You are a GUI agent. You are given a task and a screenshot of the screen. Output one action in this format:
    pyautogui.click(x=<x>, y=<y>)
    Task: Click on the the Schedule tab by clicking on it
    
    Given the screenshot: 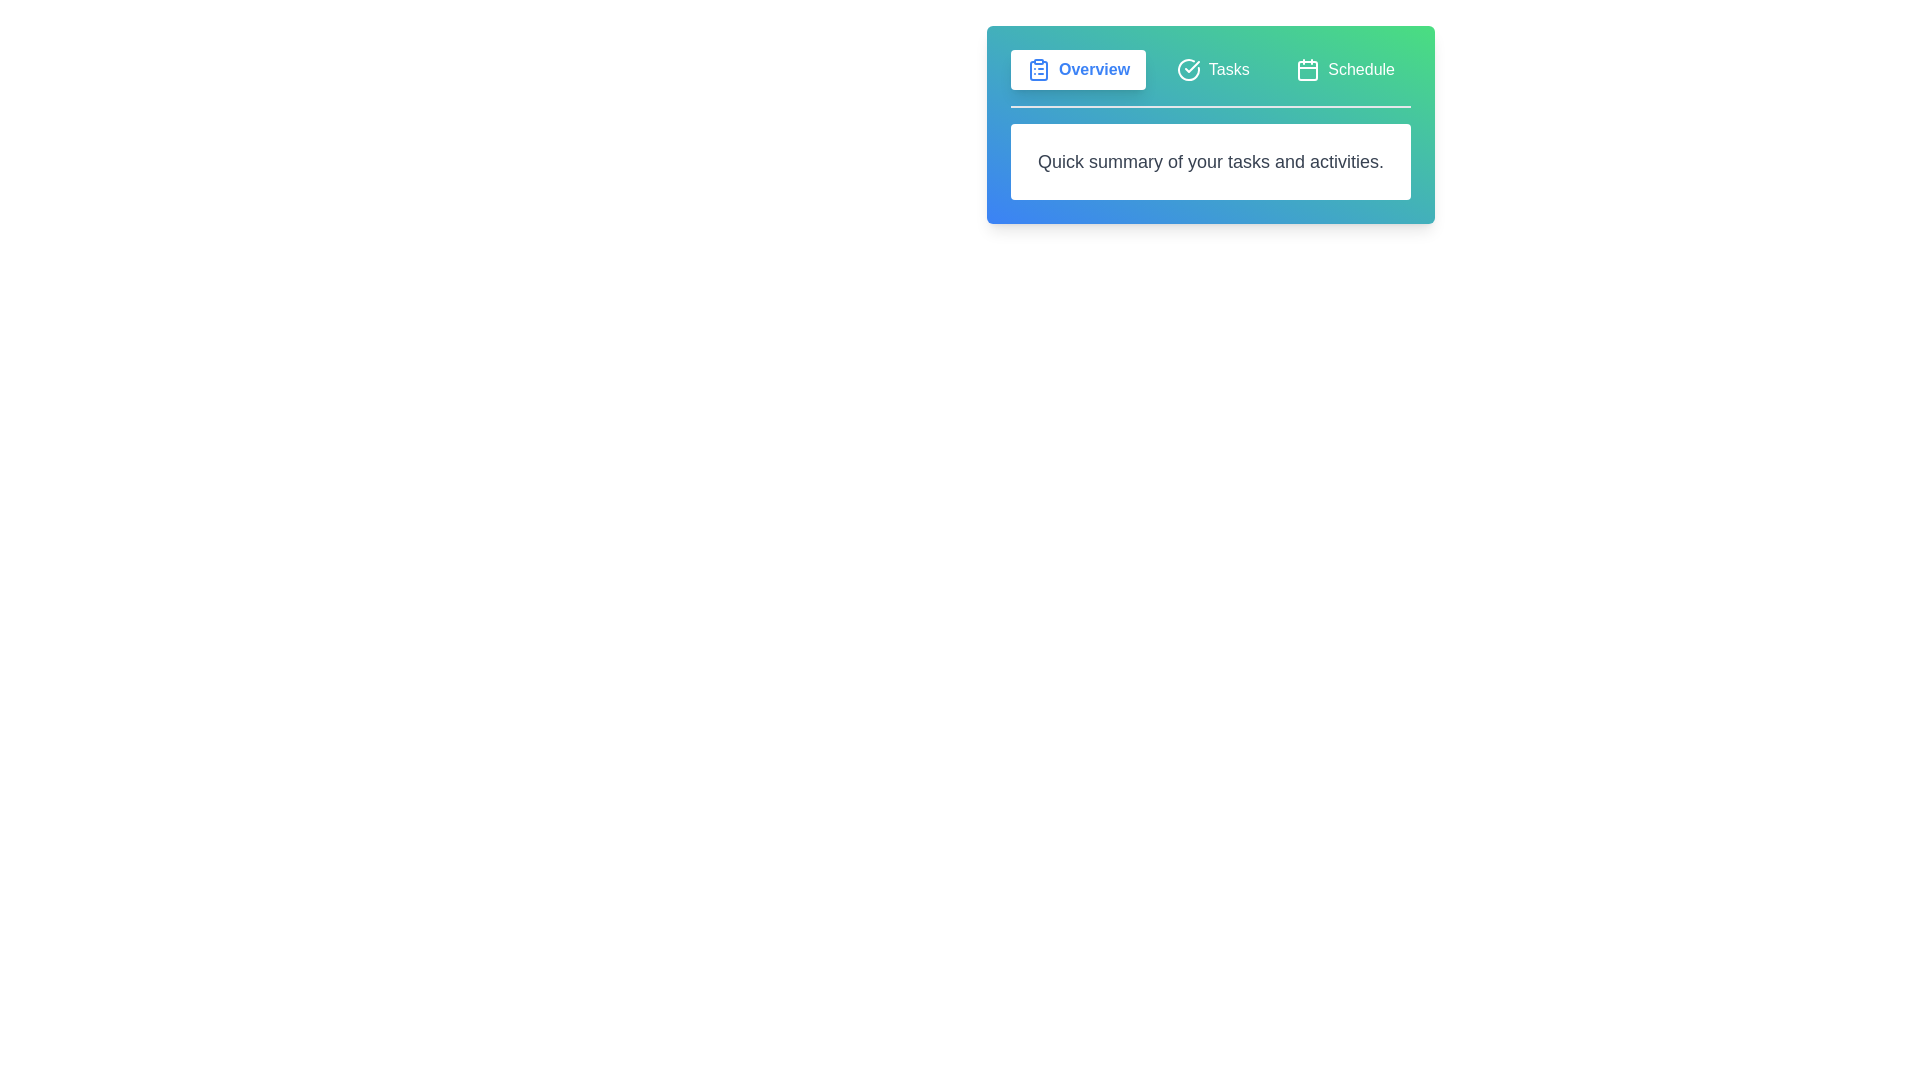 What is the action you would take?
    pyautogui.click(x=1345, y=68)
    